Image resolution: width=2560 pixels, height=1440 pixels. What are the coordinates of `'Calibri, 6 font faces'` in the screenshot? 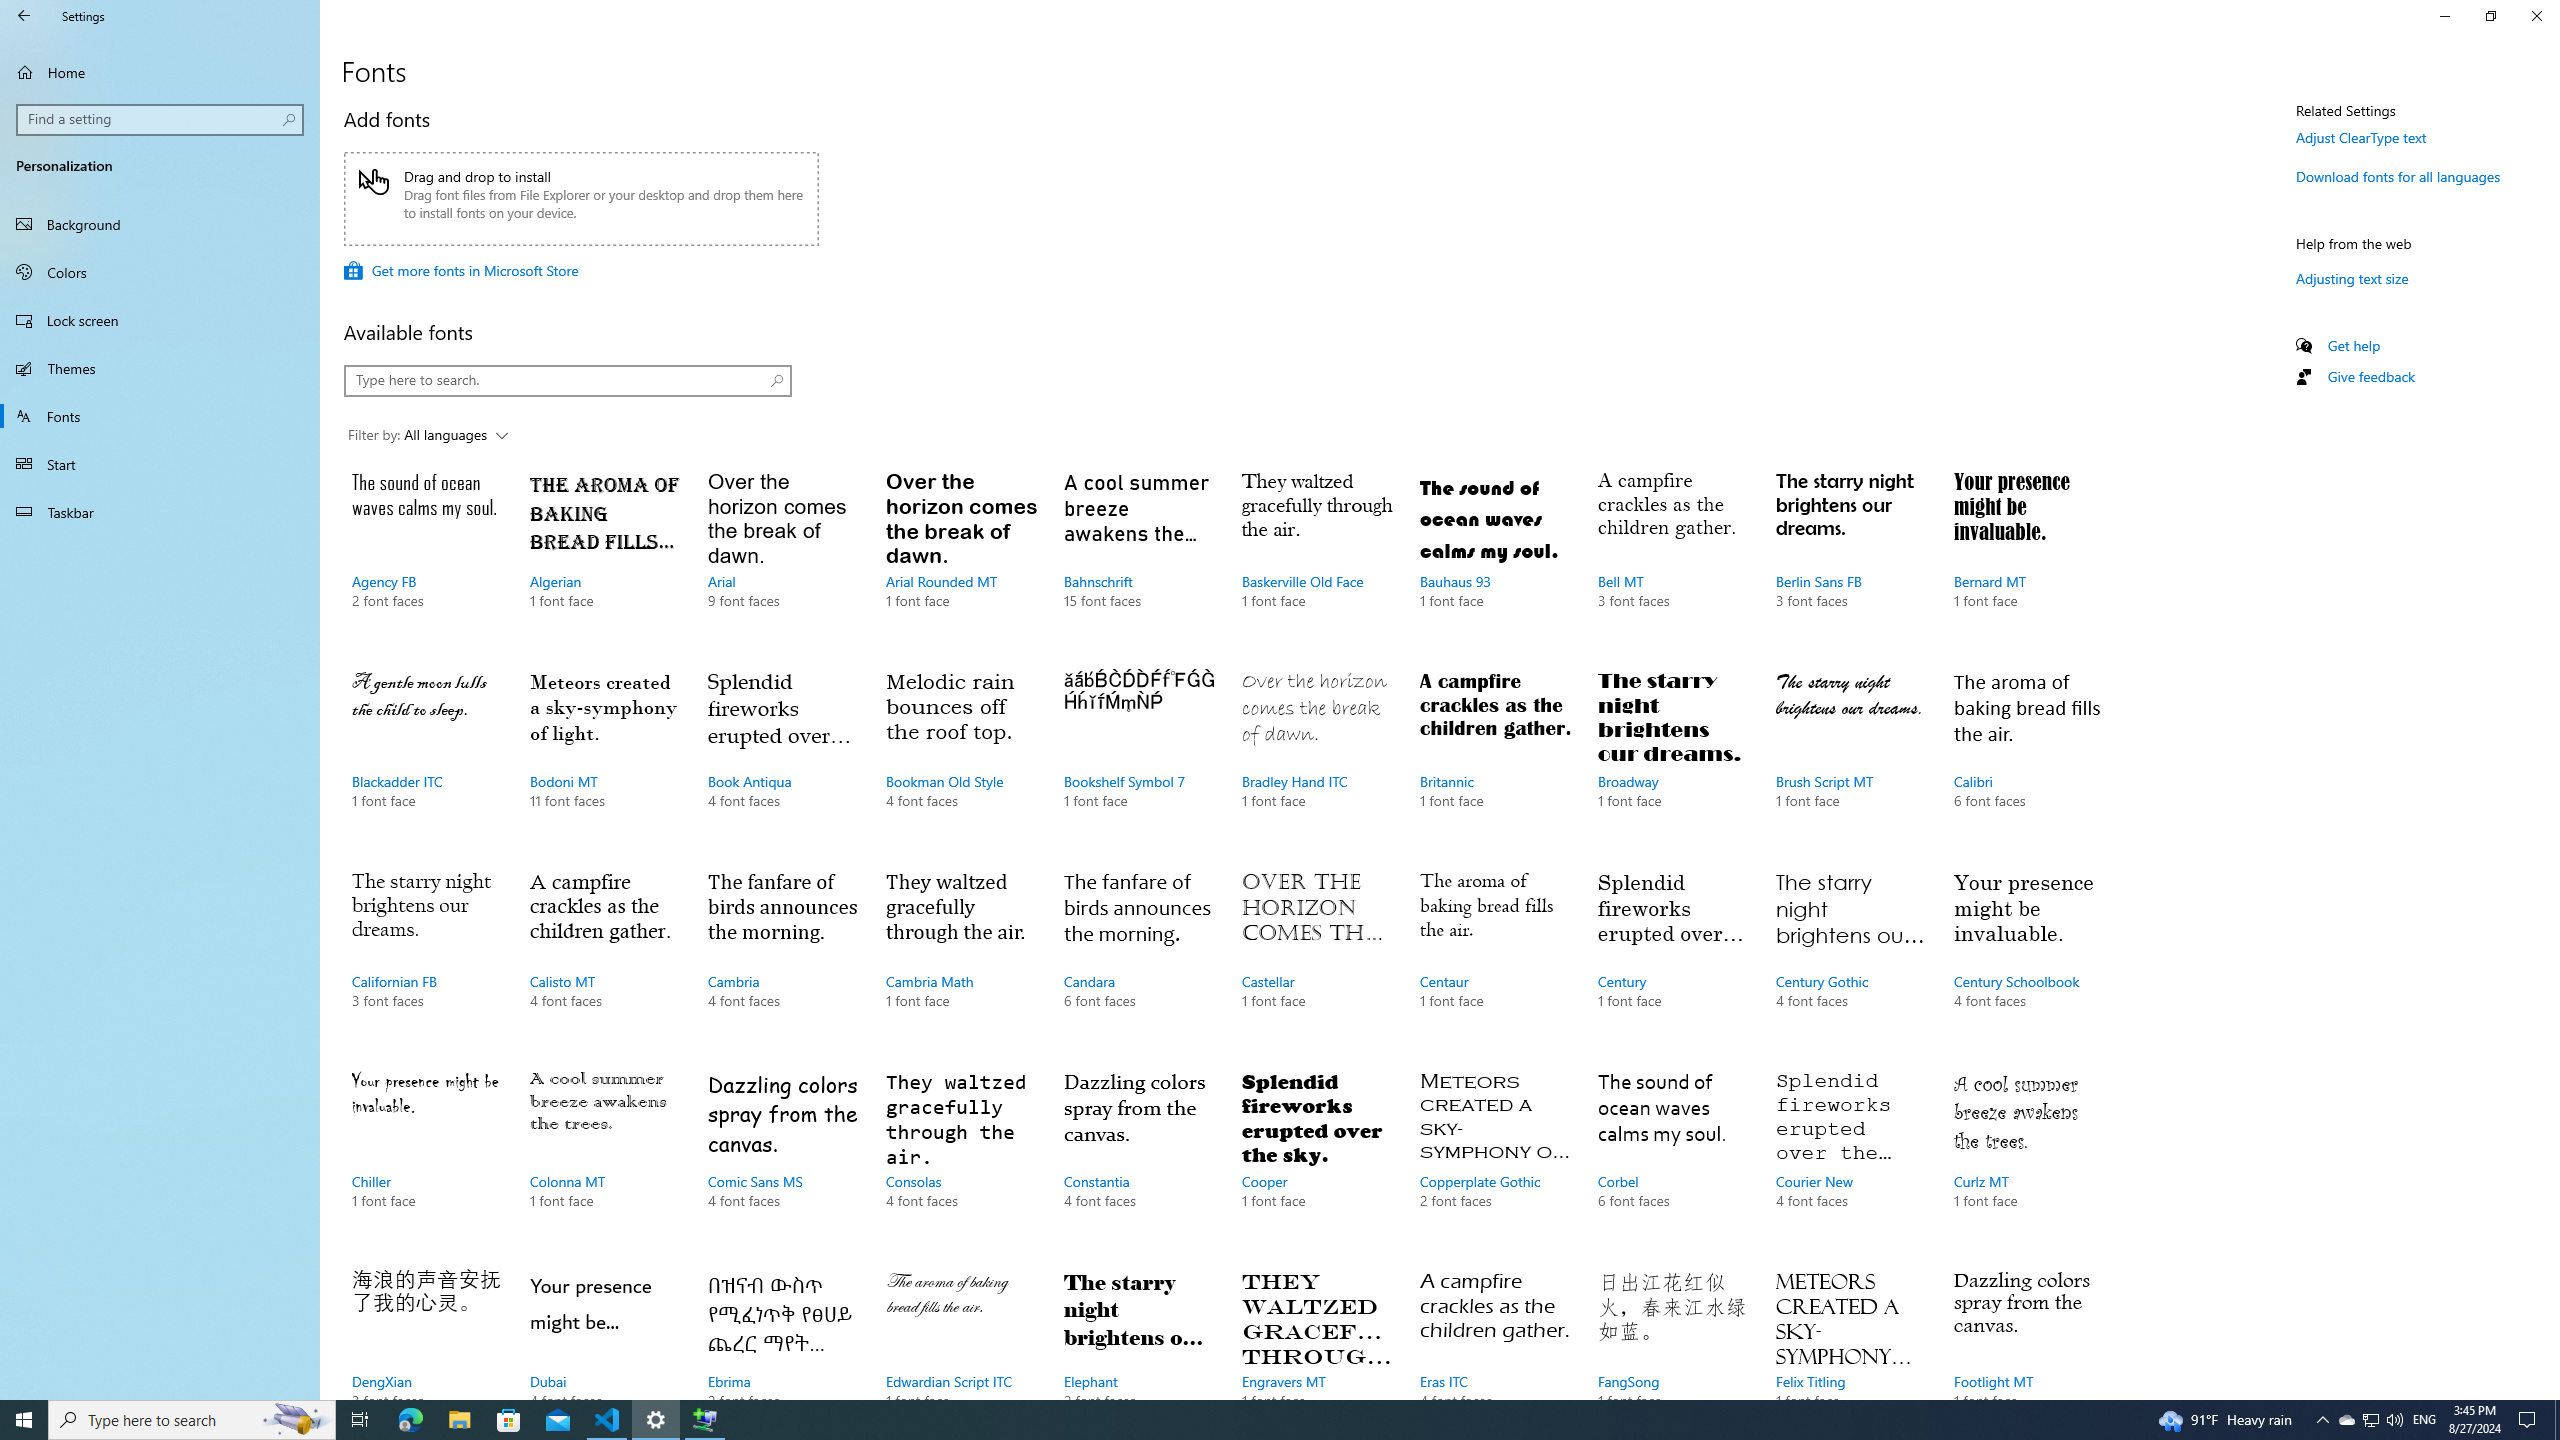 It's located at (2027, 758).